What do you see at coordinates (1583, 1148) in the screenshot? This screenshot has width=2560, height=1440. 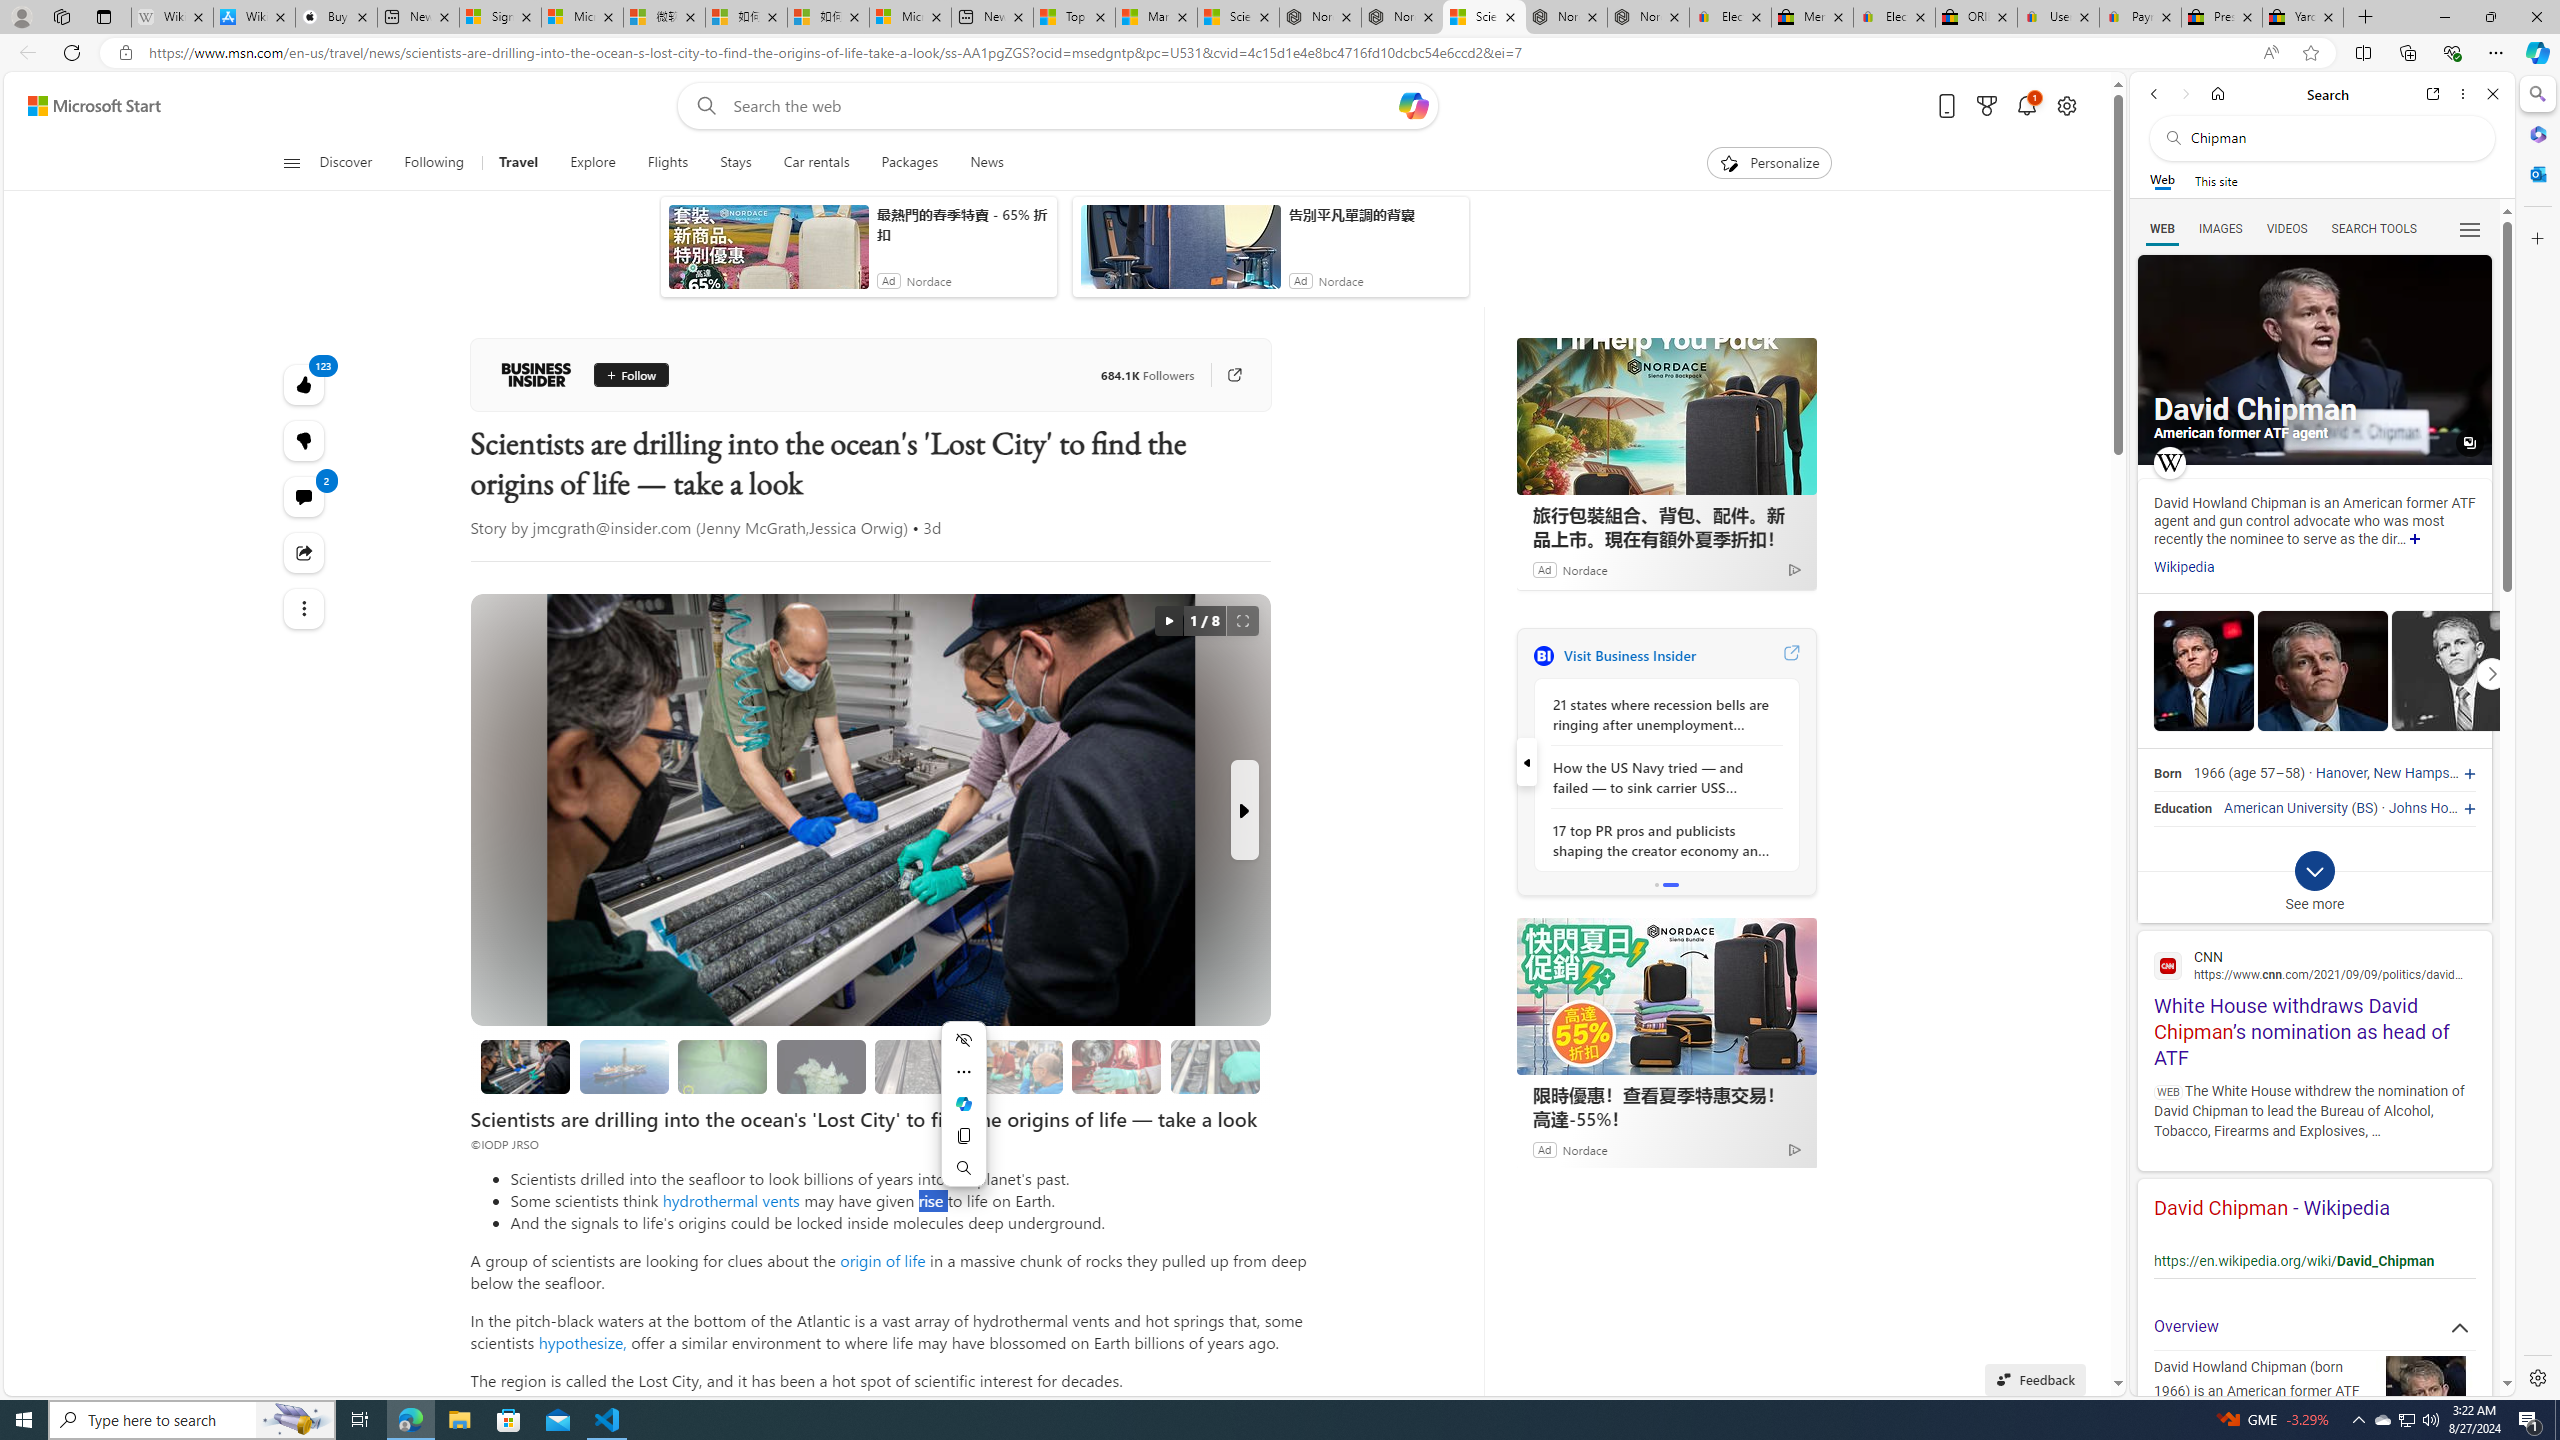 I see `'Nordace'` at bounding box center [1583, 1148].